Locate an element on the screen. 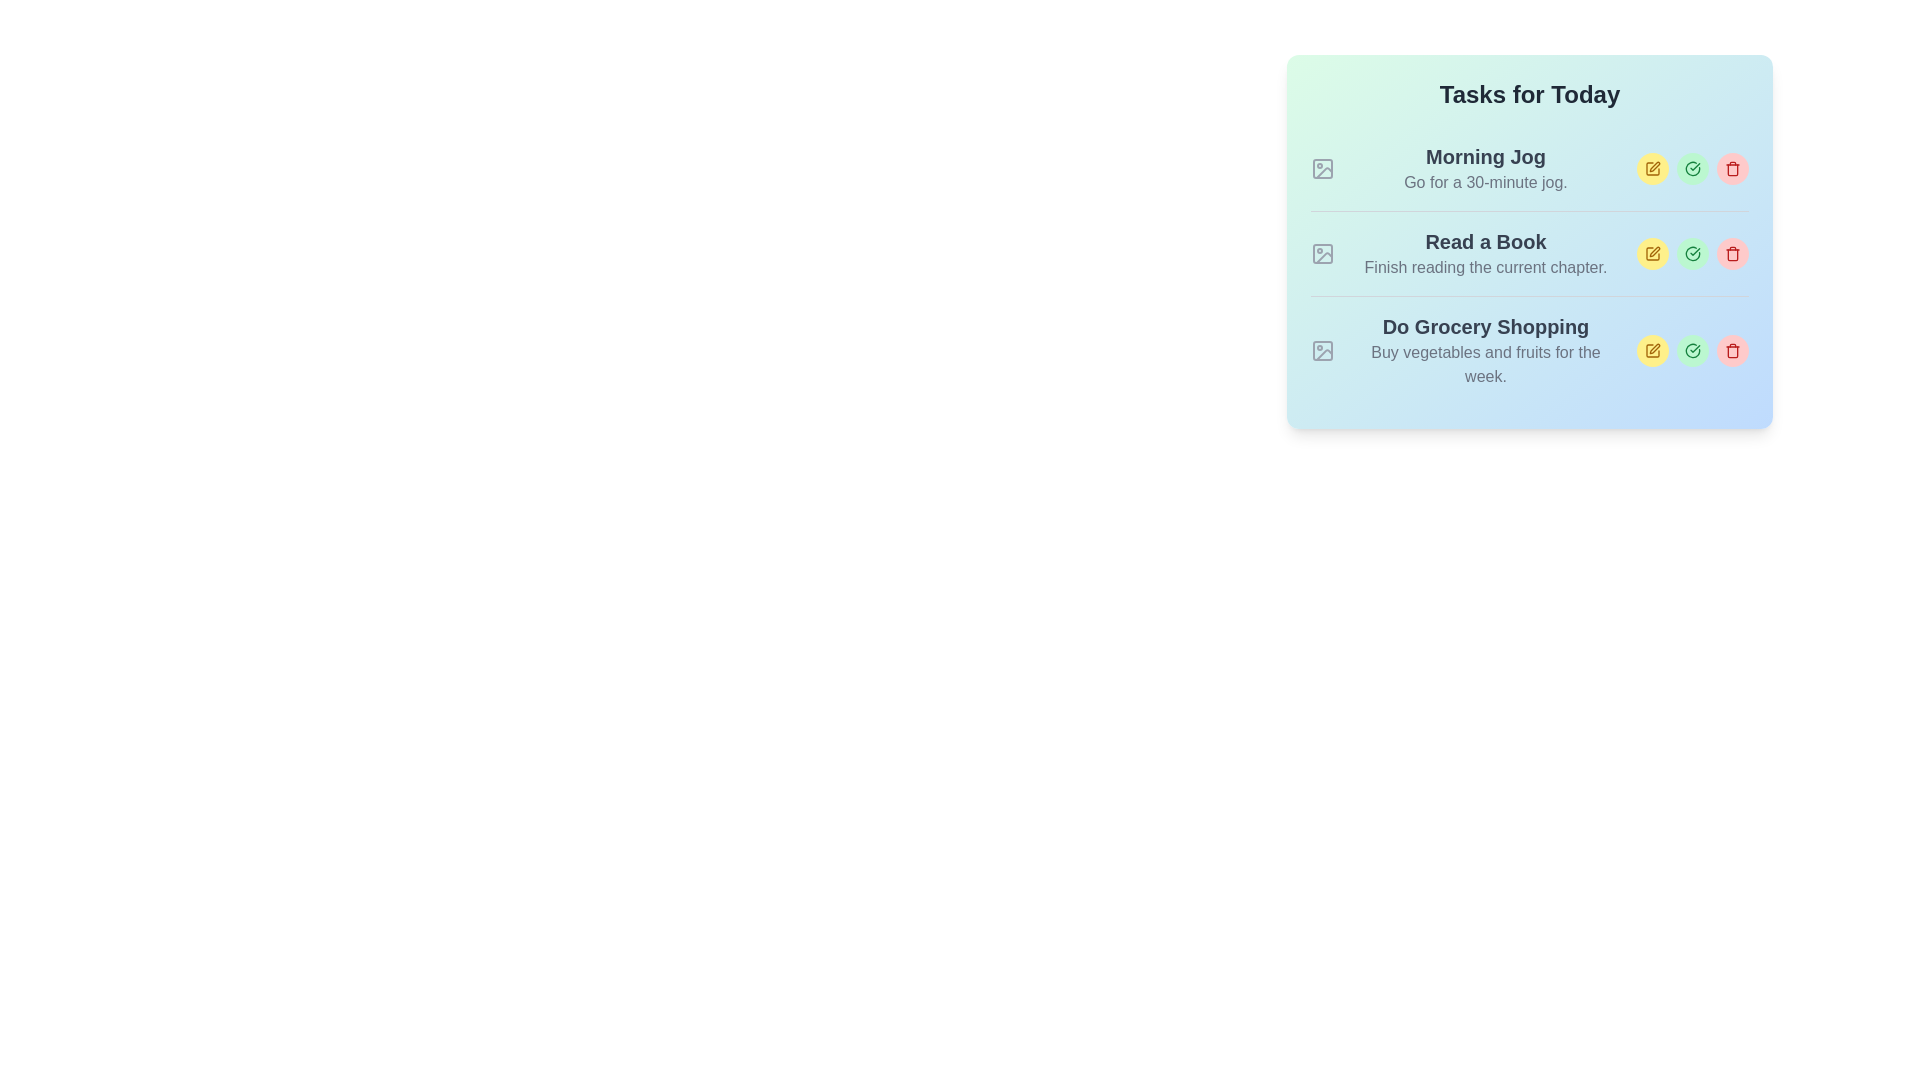  the circular yellow button with a pen icon is located at coordinates (1652, 350).